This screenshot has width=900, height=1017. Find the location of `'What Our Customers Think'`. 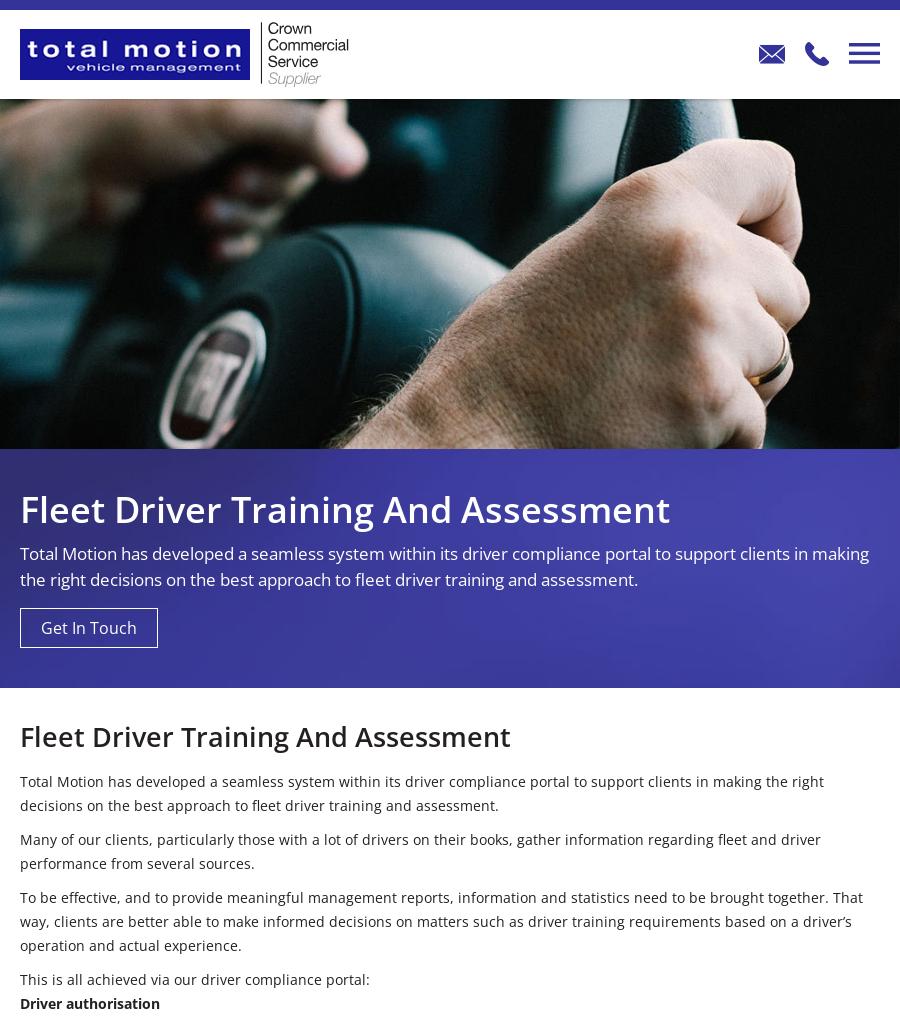

'What Our Customers Think' is located at coordinates (450, 35).